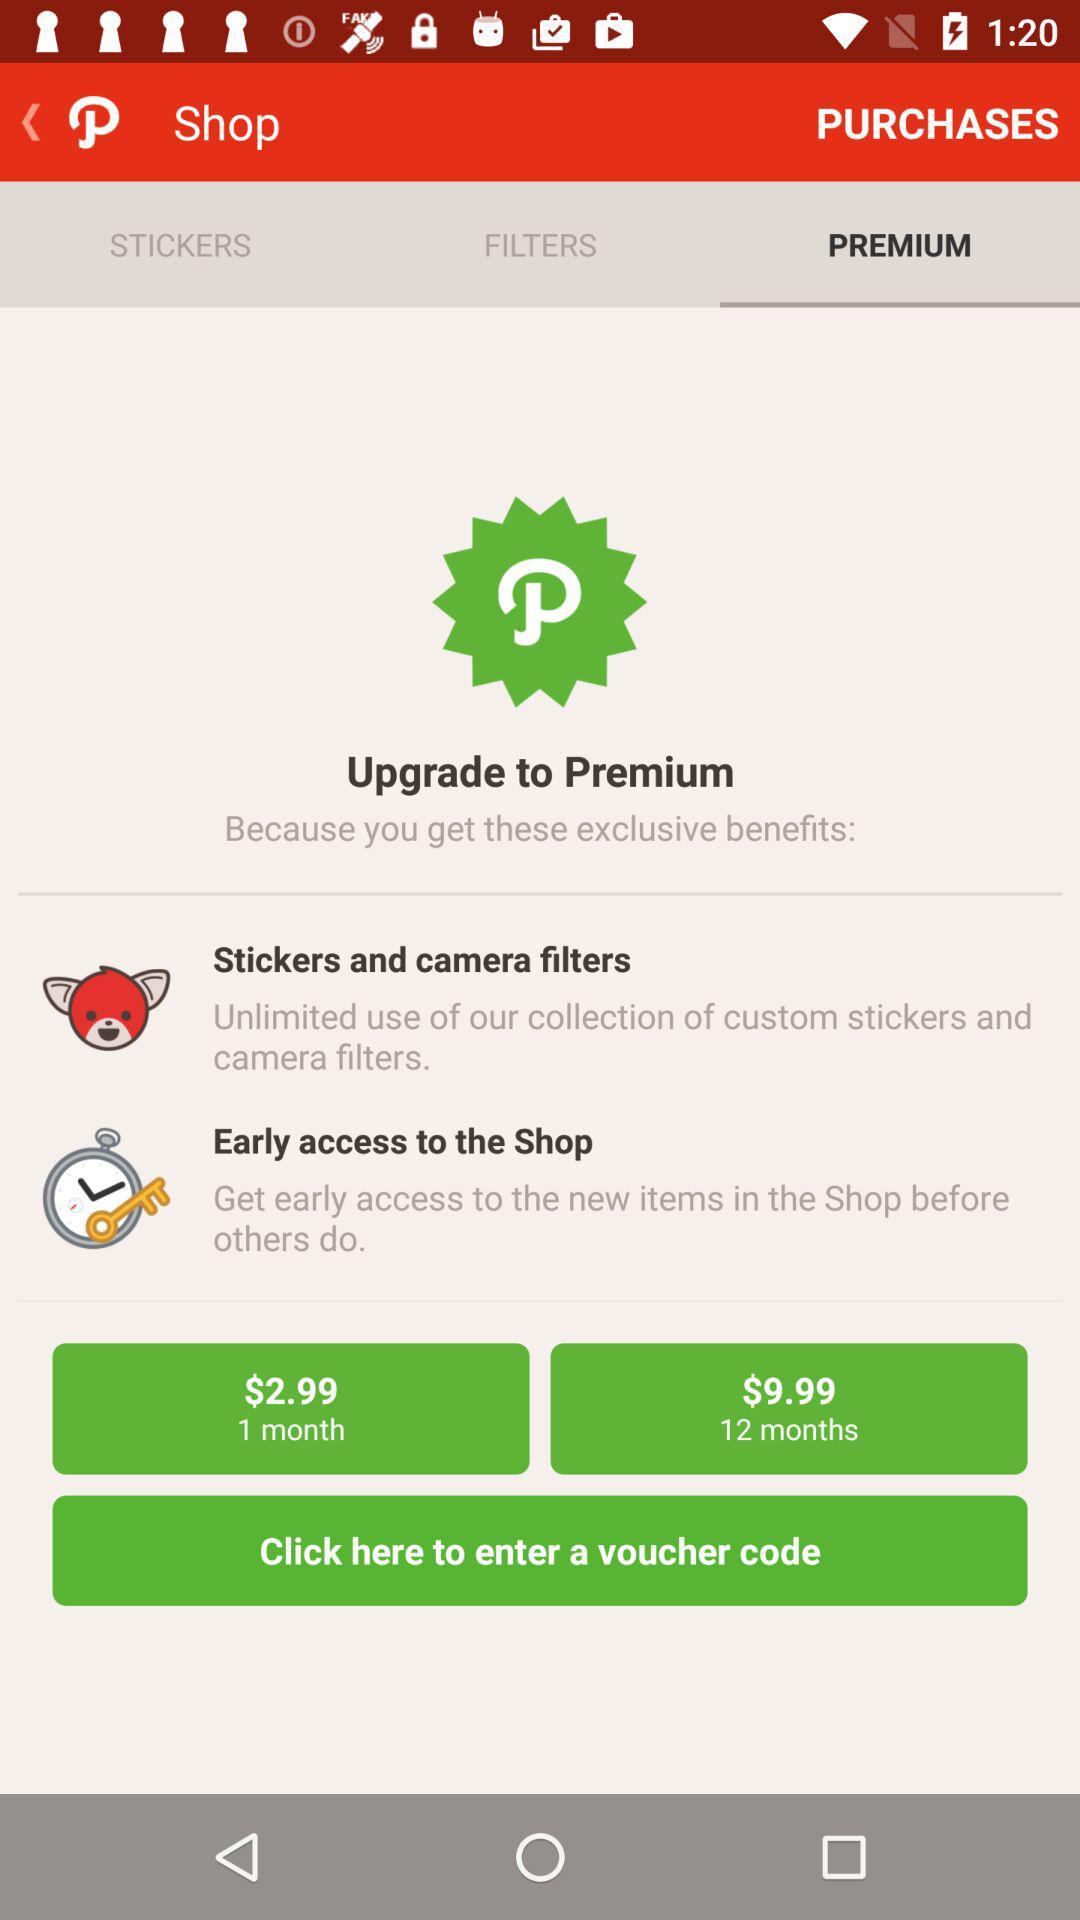 Image resolution: width=1080 pixels, height=1920 pixels. Describe the element at coordinates (937, 121) in the screenshot. I see `purchases item` at that location.